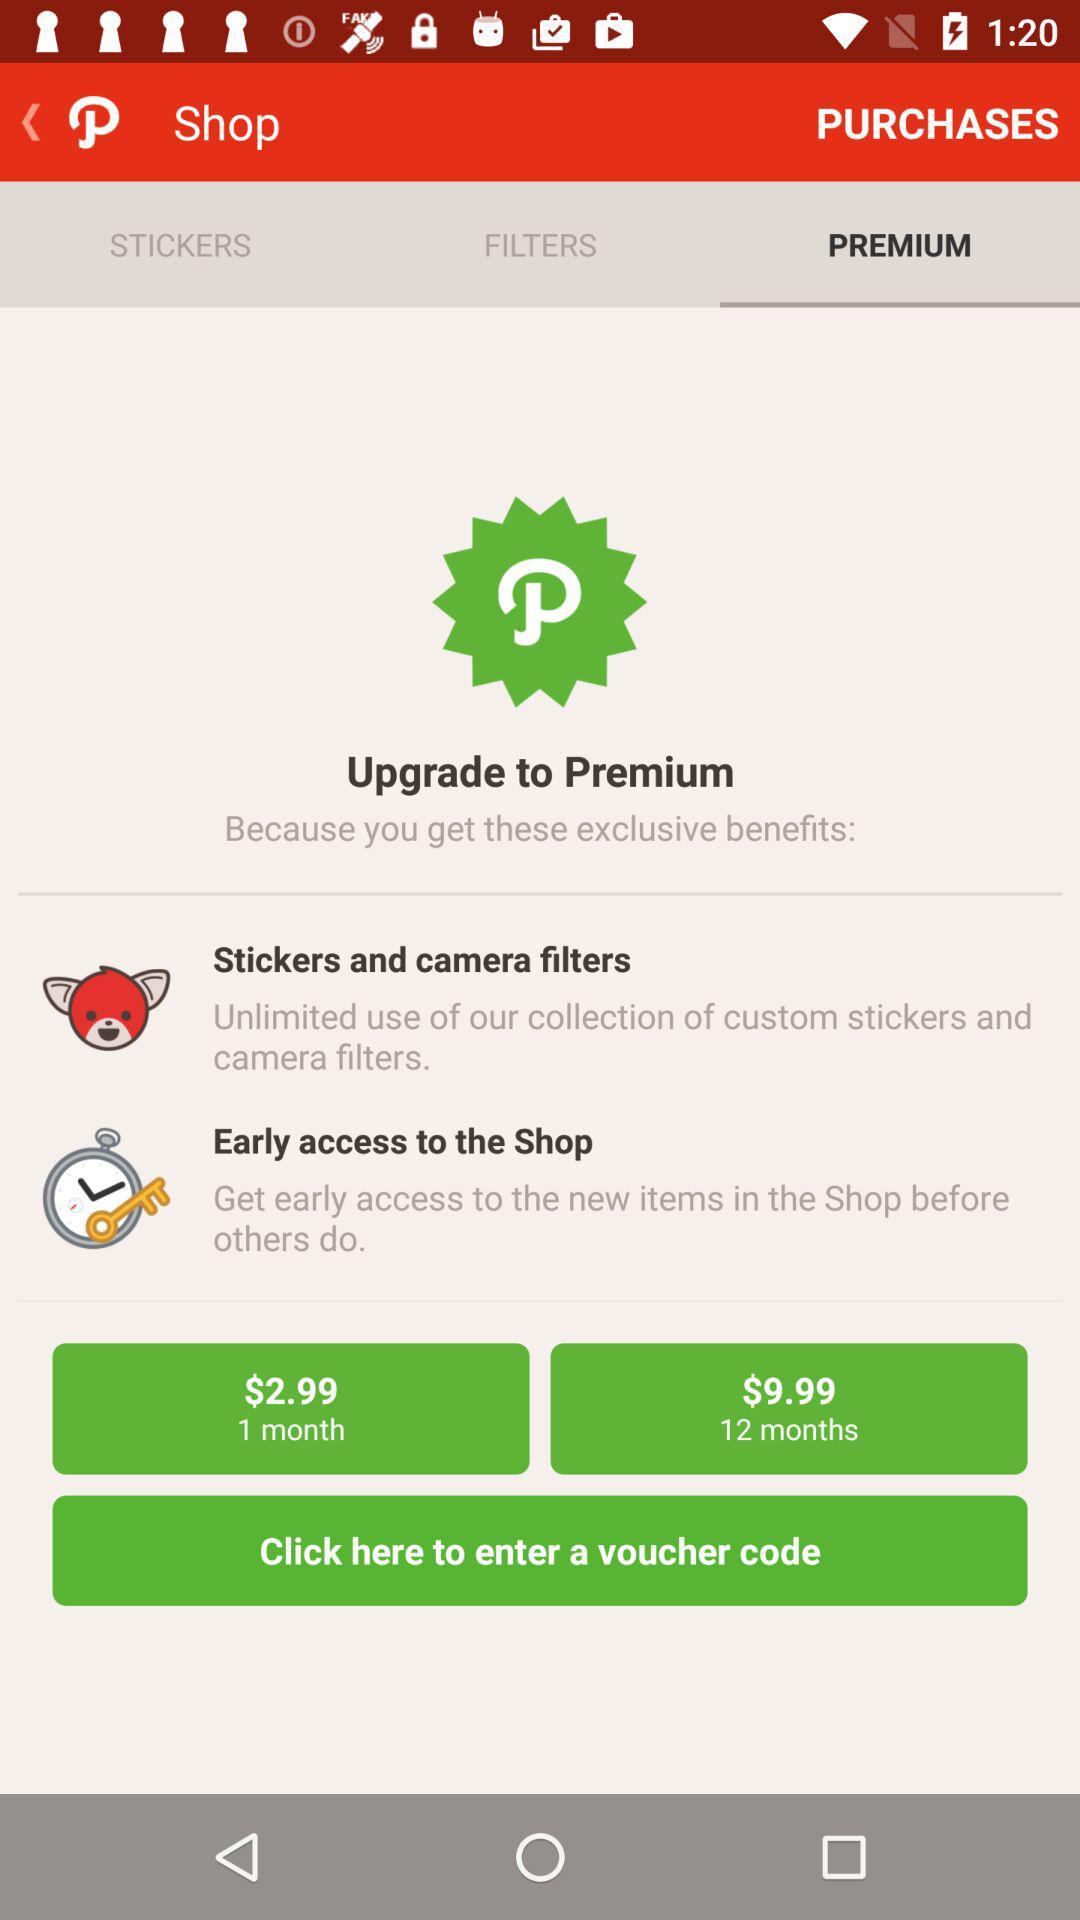 Image resolution: width=1080 pixels, height=1920 pixels. Describe the element at coordinates (937, 121) in the screenshot. I see `purchases item` at that location.